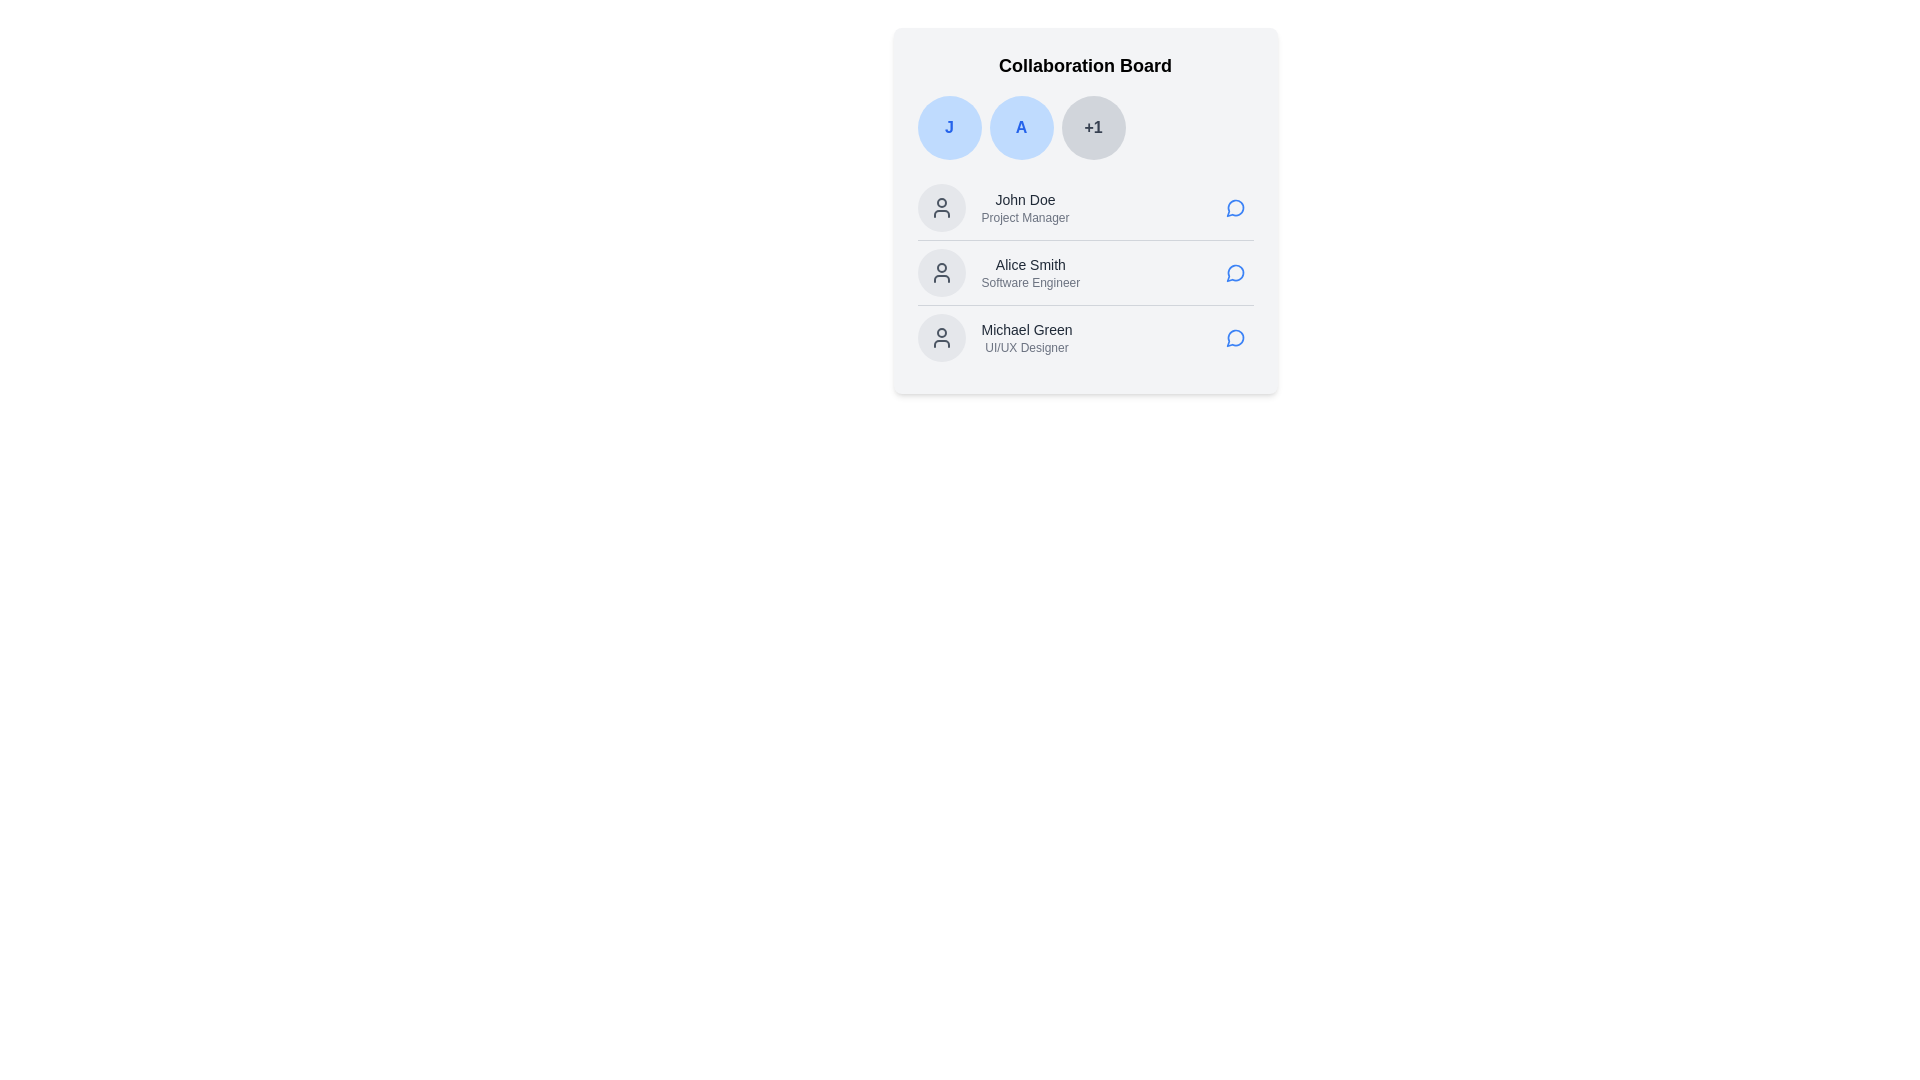  Describe the element at coordinates (1092, 127) in the screenshot. I see `the third circular badge or counter in the horizontal row within the 'Collaboration Board' interface` at that location.